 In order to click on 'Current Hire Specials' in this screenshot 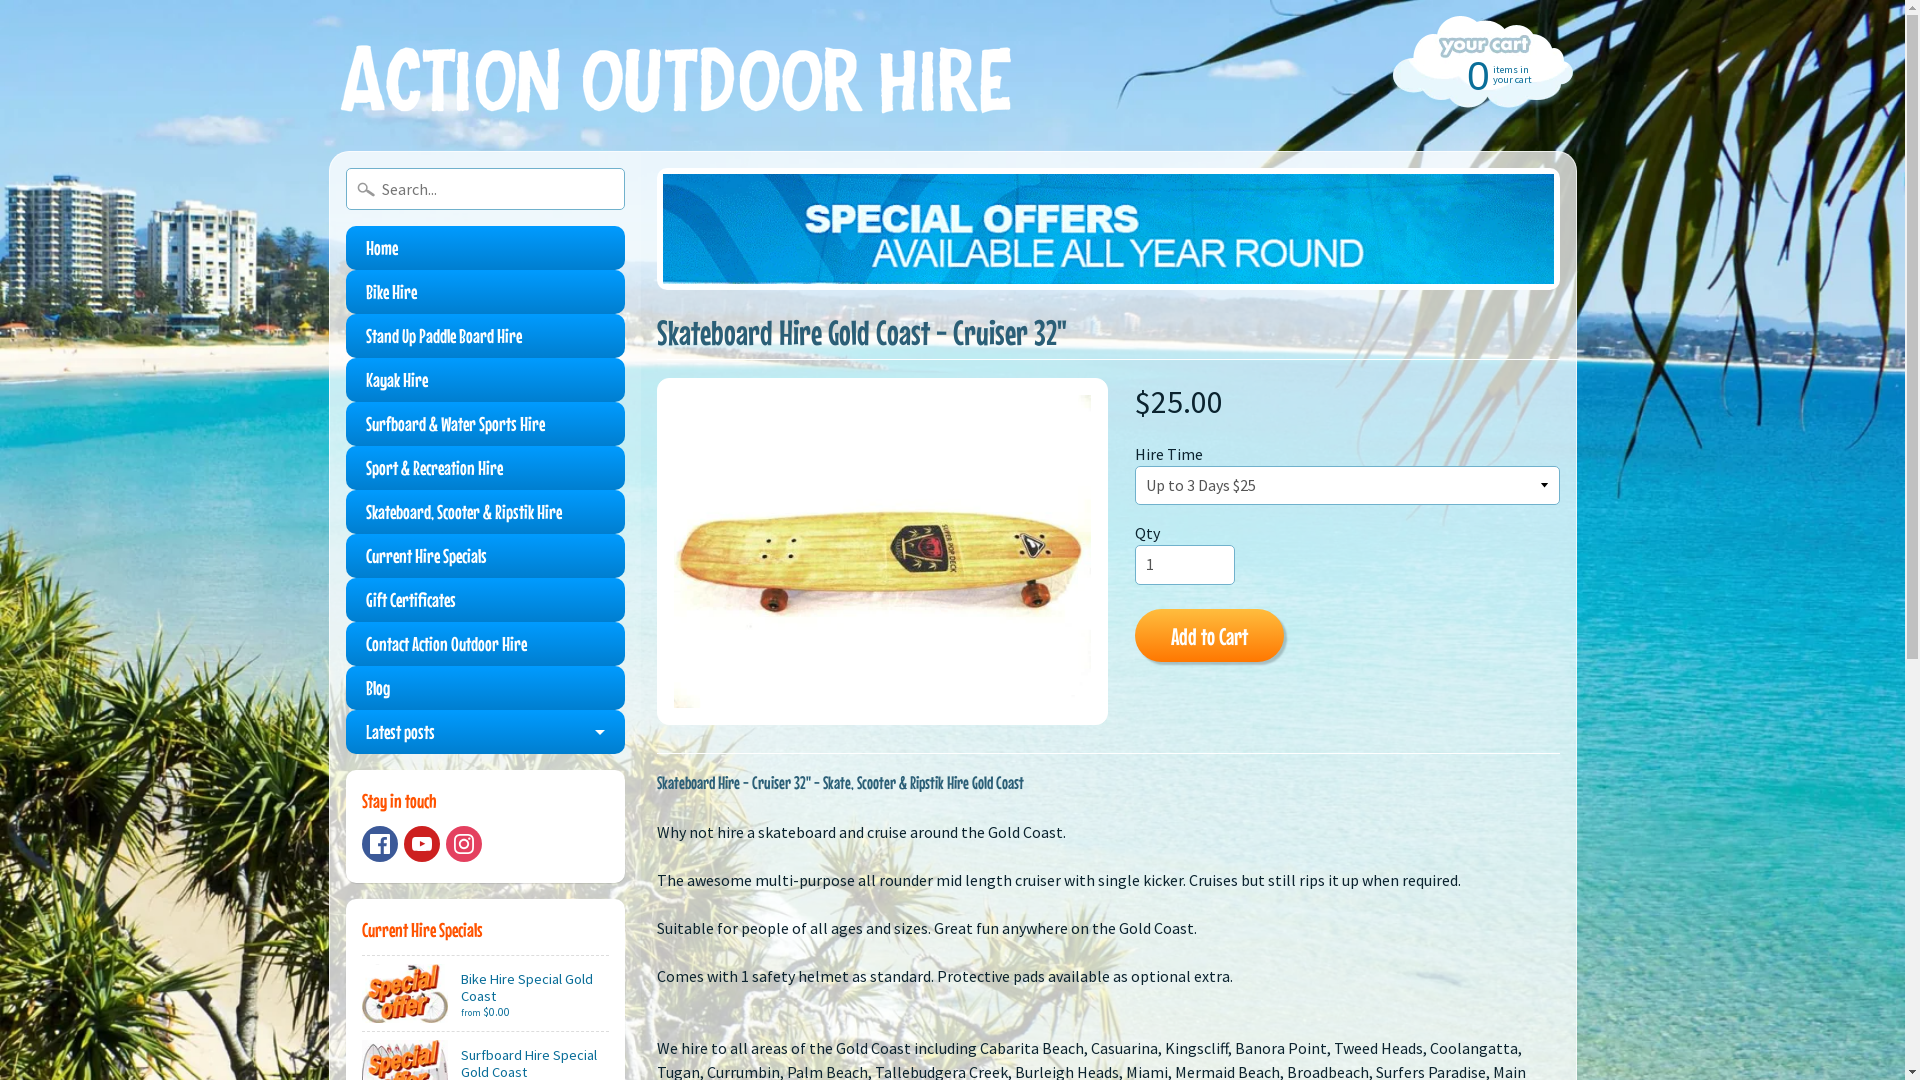, I will do `click(485, 555)`.